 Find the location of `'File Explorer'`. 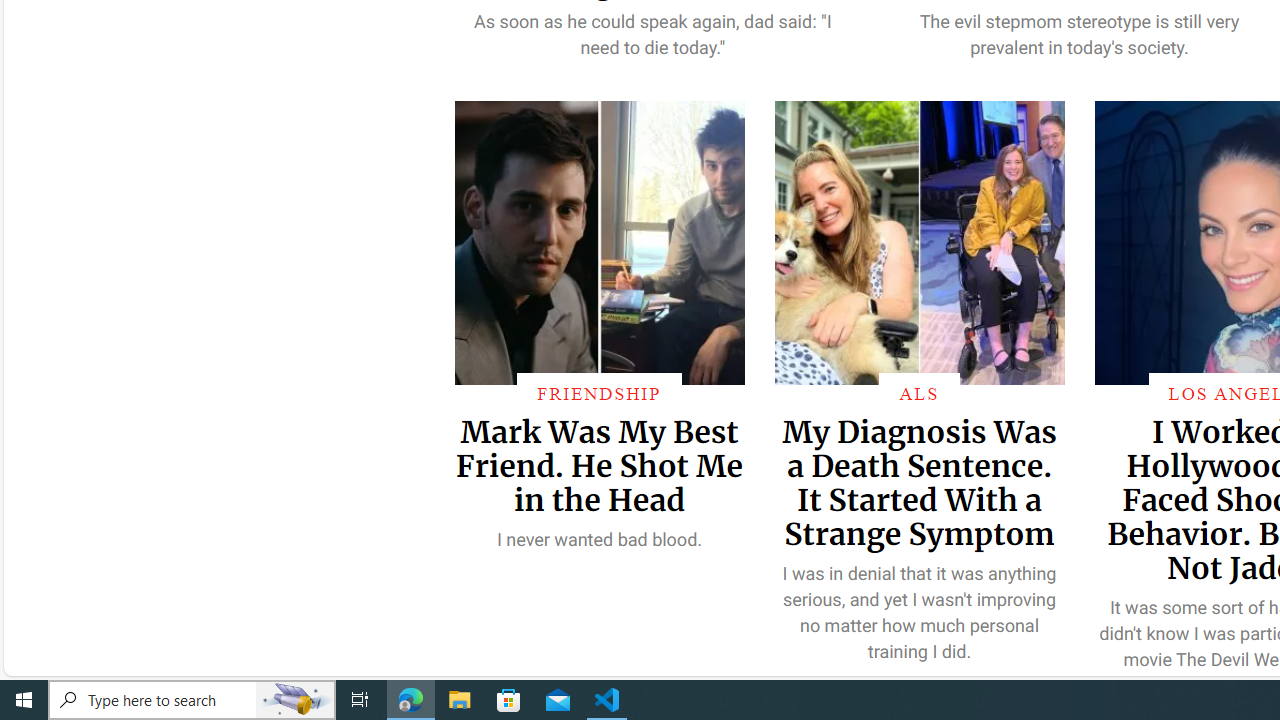

'File Explorer' is located at coordinates (459, 698).